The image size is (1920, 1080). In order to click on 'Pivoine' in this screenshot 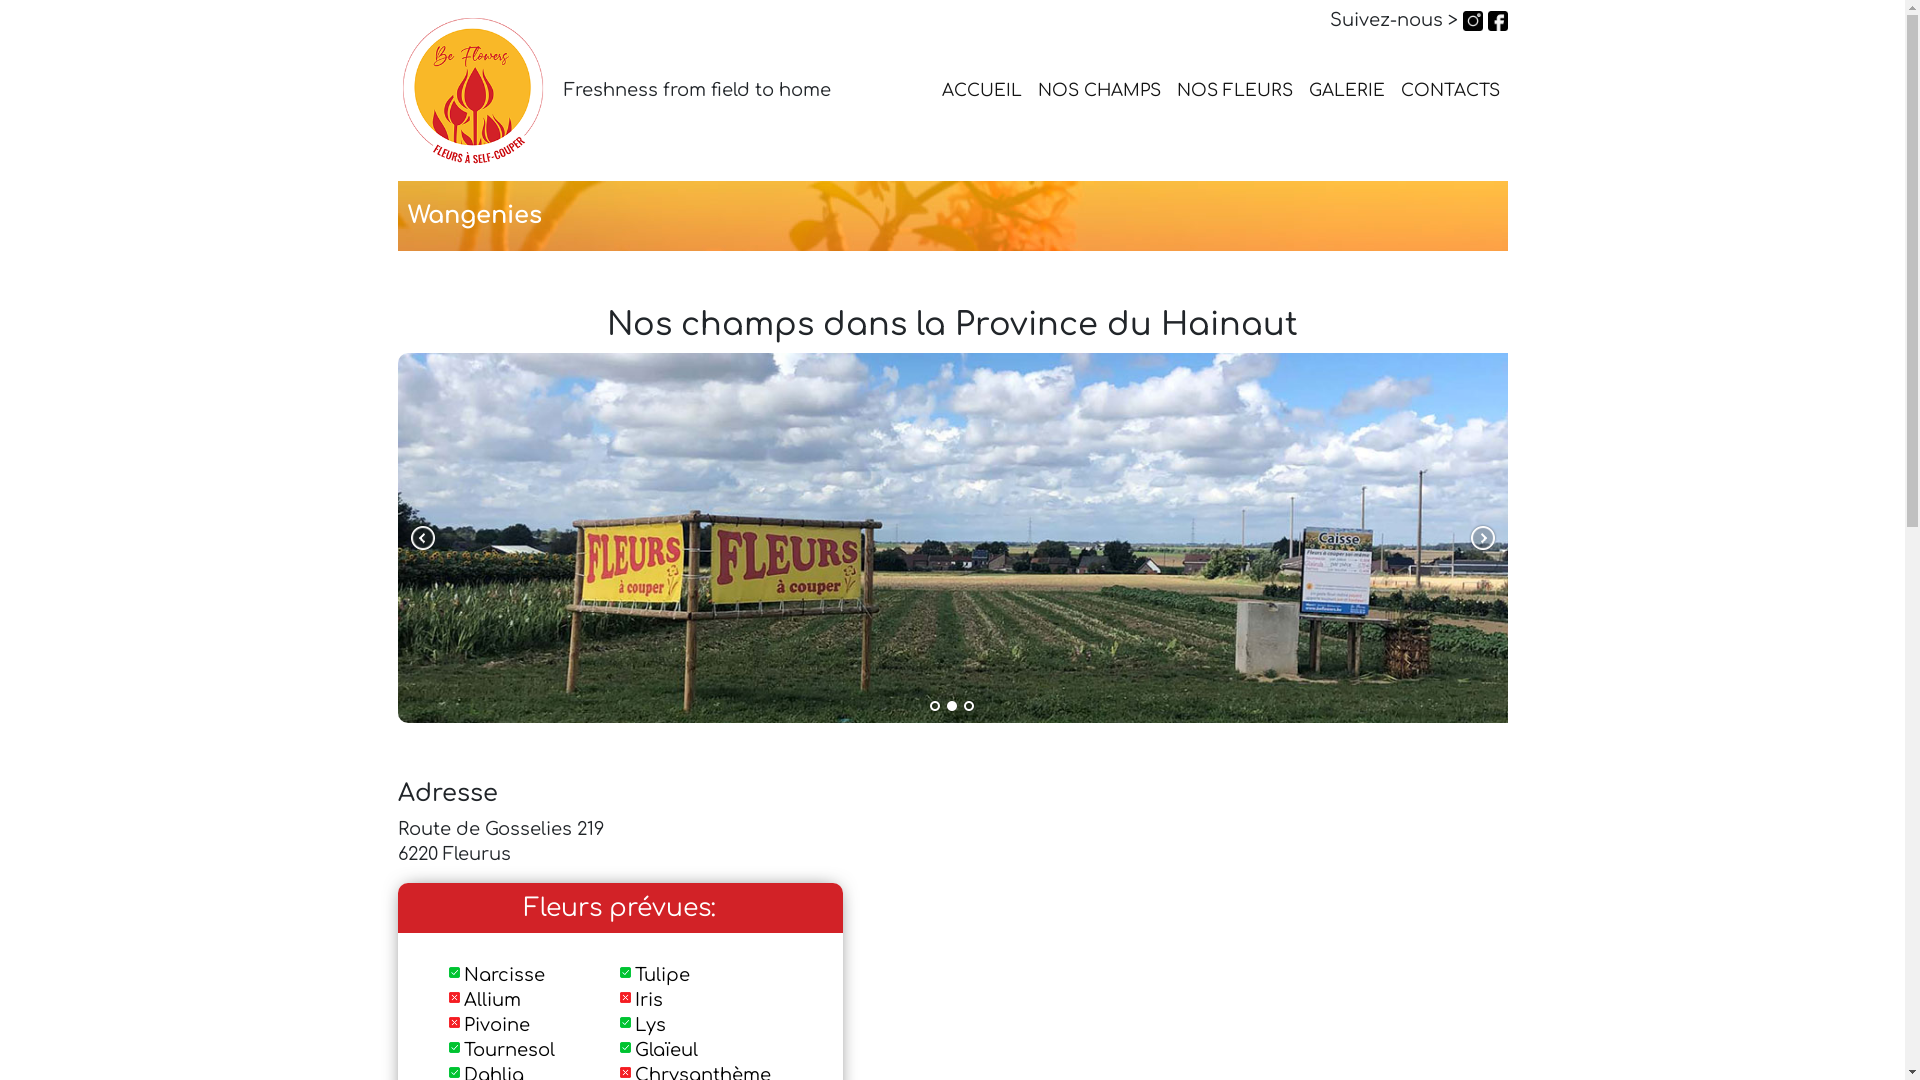, I will do `click(497, 1025)`.